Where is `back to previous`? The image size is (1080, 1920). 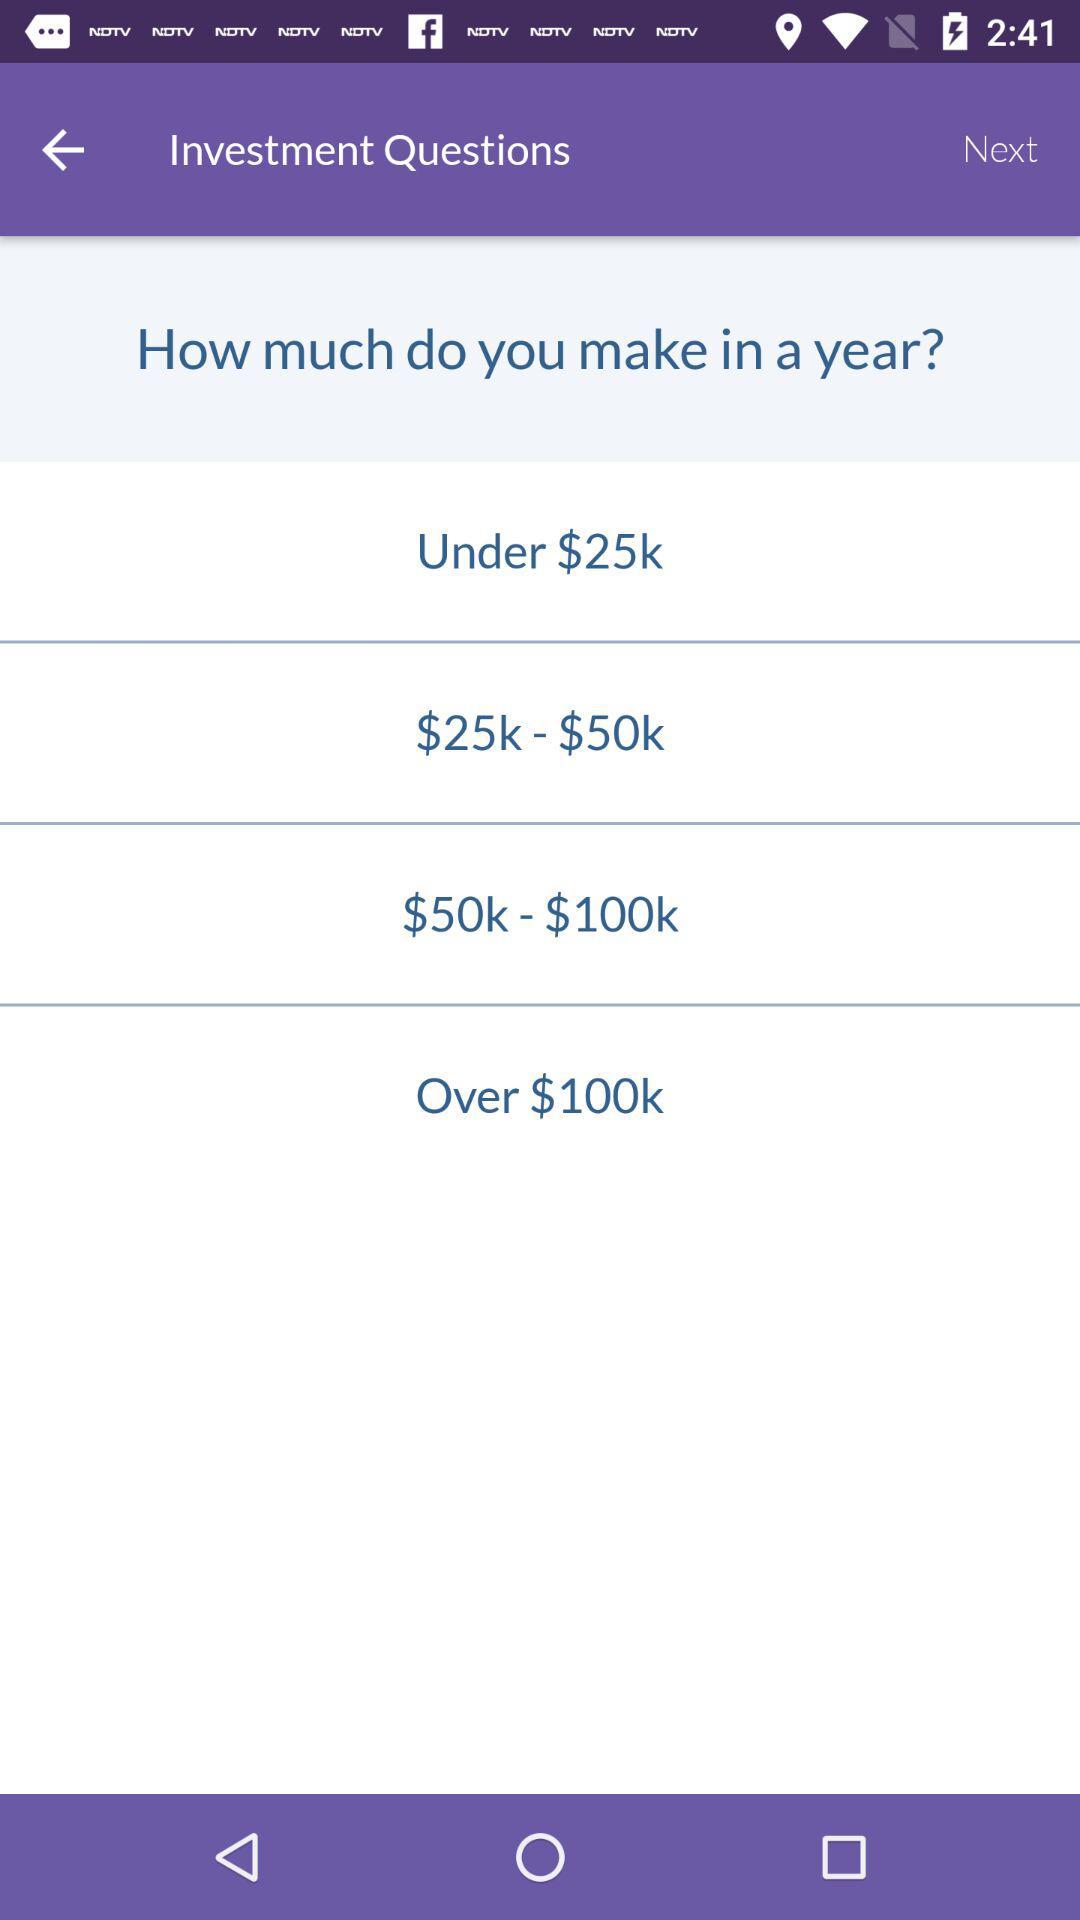 back to previous is located at coordinates (61, 148).